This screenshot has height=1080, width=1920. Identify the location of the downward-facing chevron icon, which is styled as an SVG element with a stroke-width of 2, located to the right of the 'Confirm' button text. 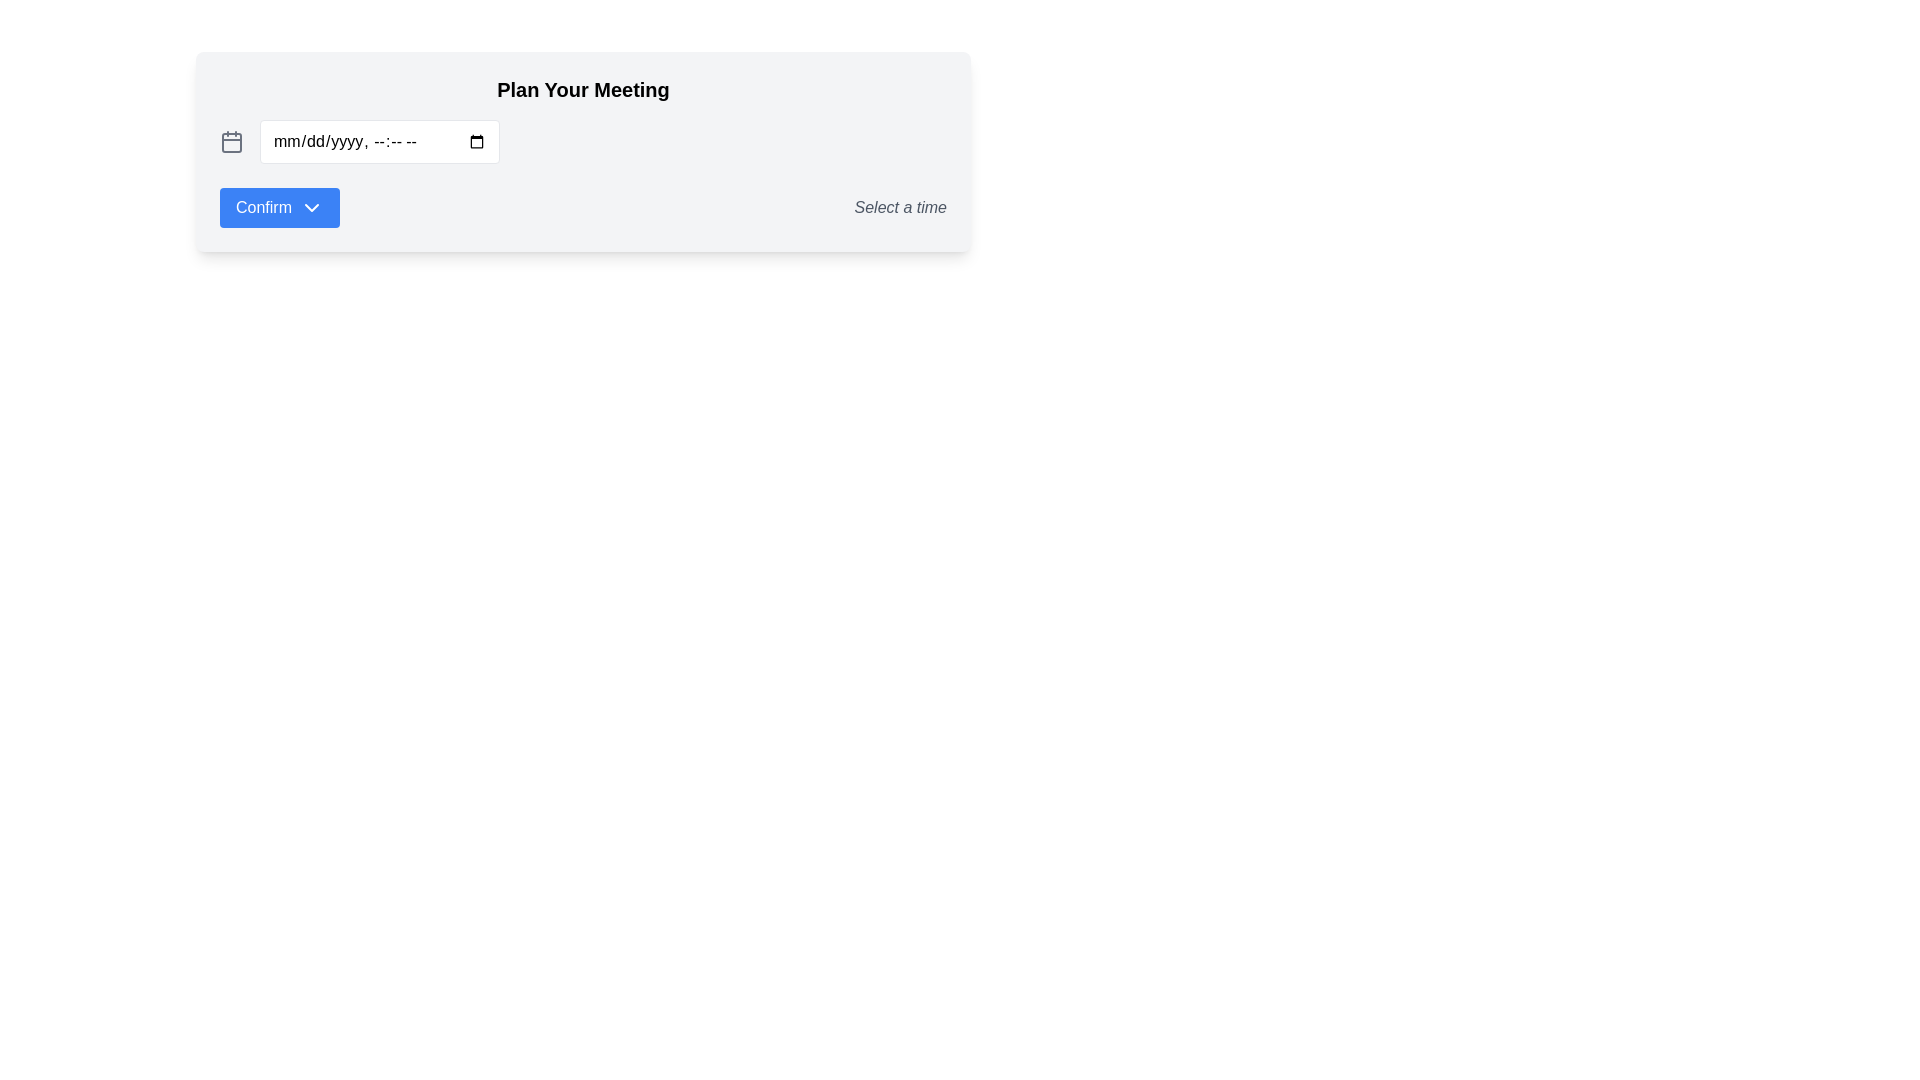
(311, 208).